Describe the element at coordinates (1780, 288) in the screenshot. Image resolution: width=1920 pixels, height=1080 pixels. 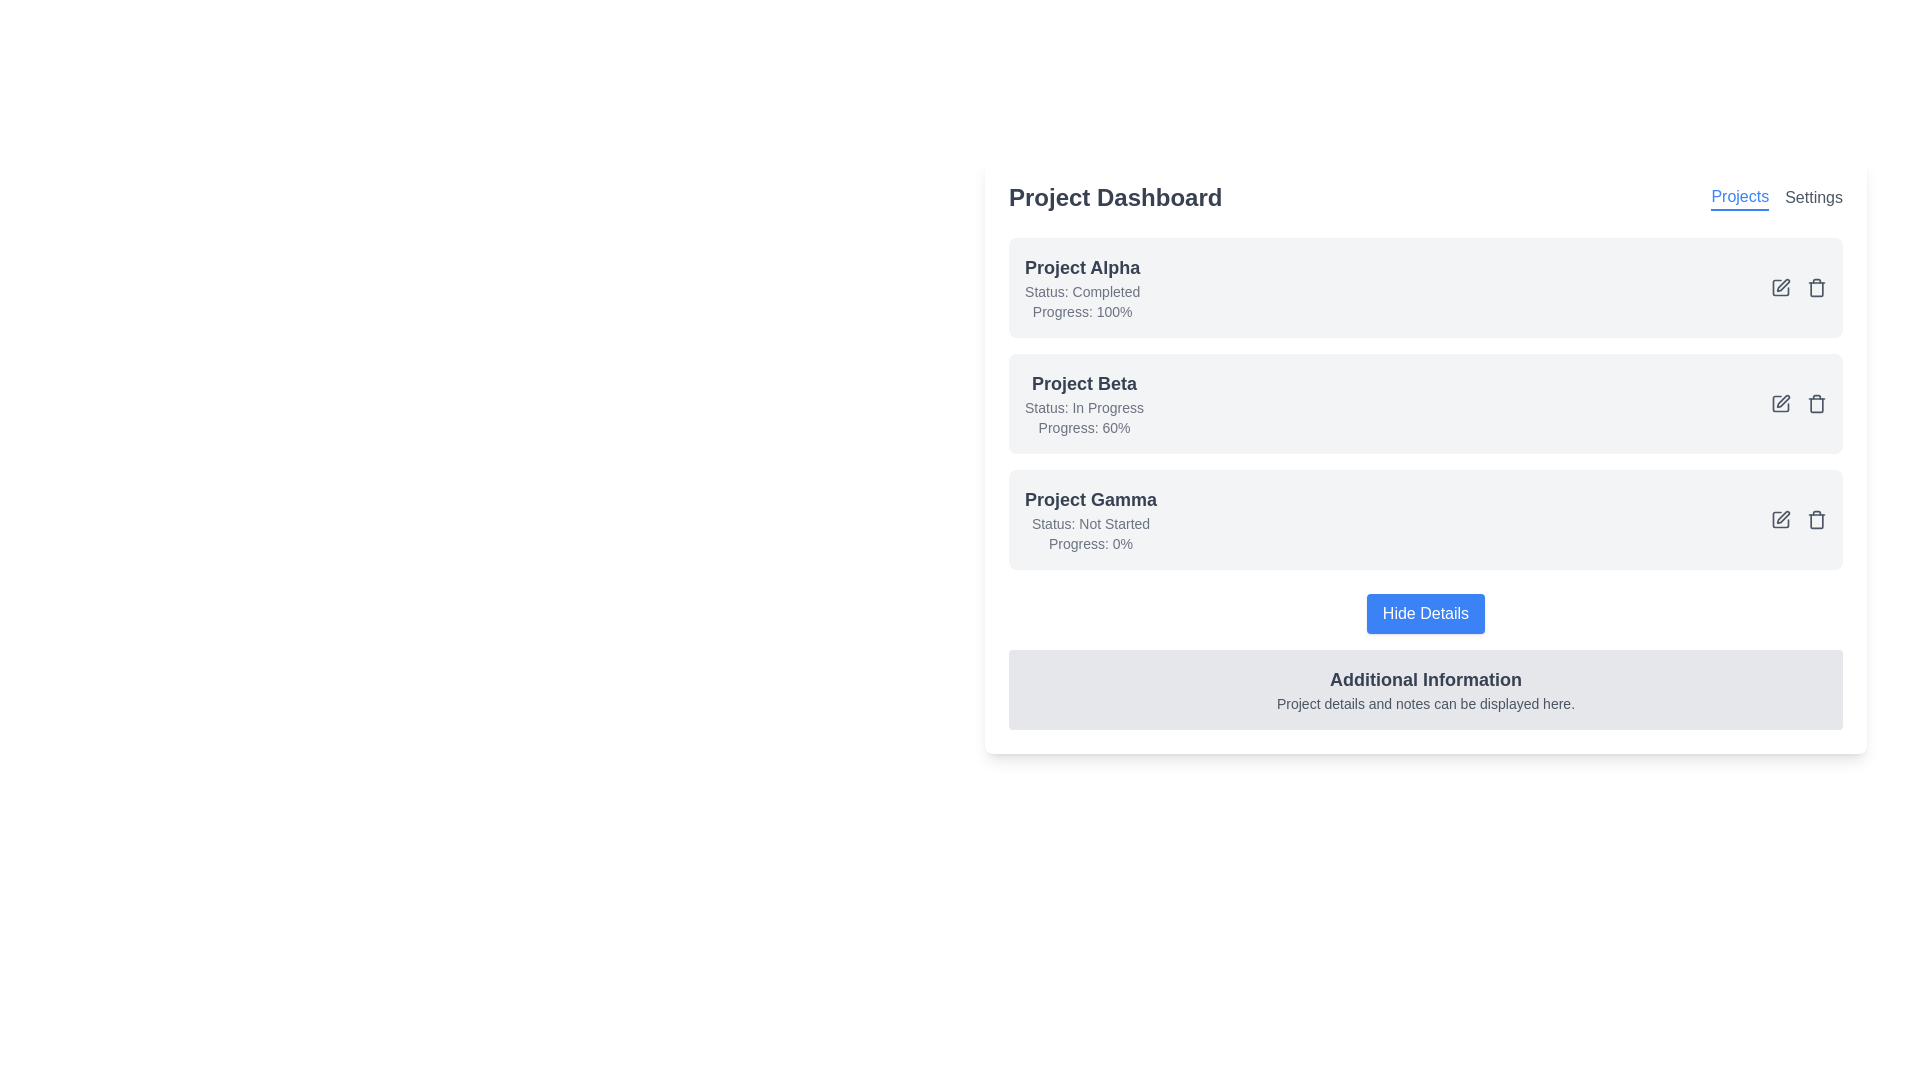
I see `the edit button for 'Project Alpha'` at that location.